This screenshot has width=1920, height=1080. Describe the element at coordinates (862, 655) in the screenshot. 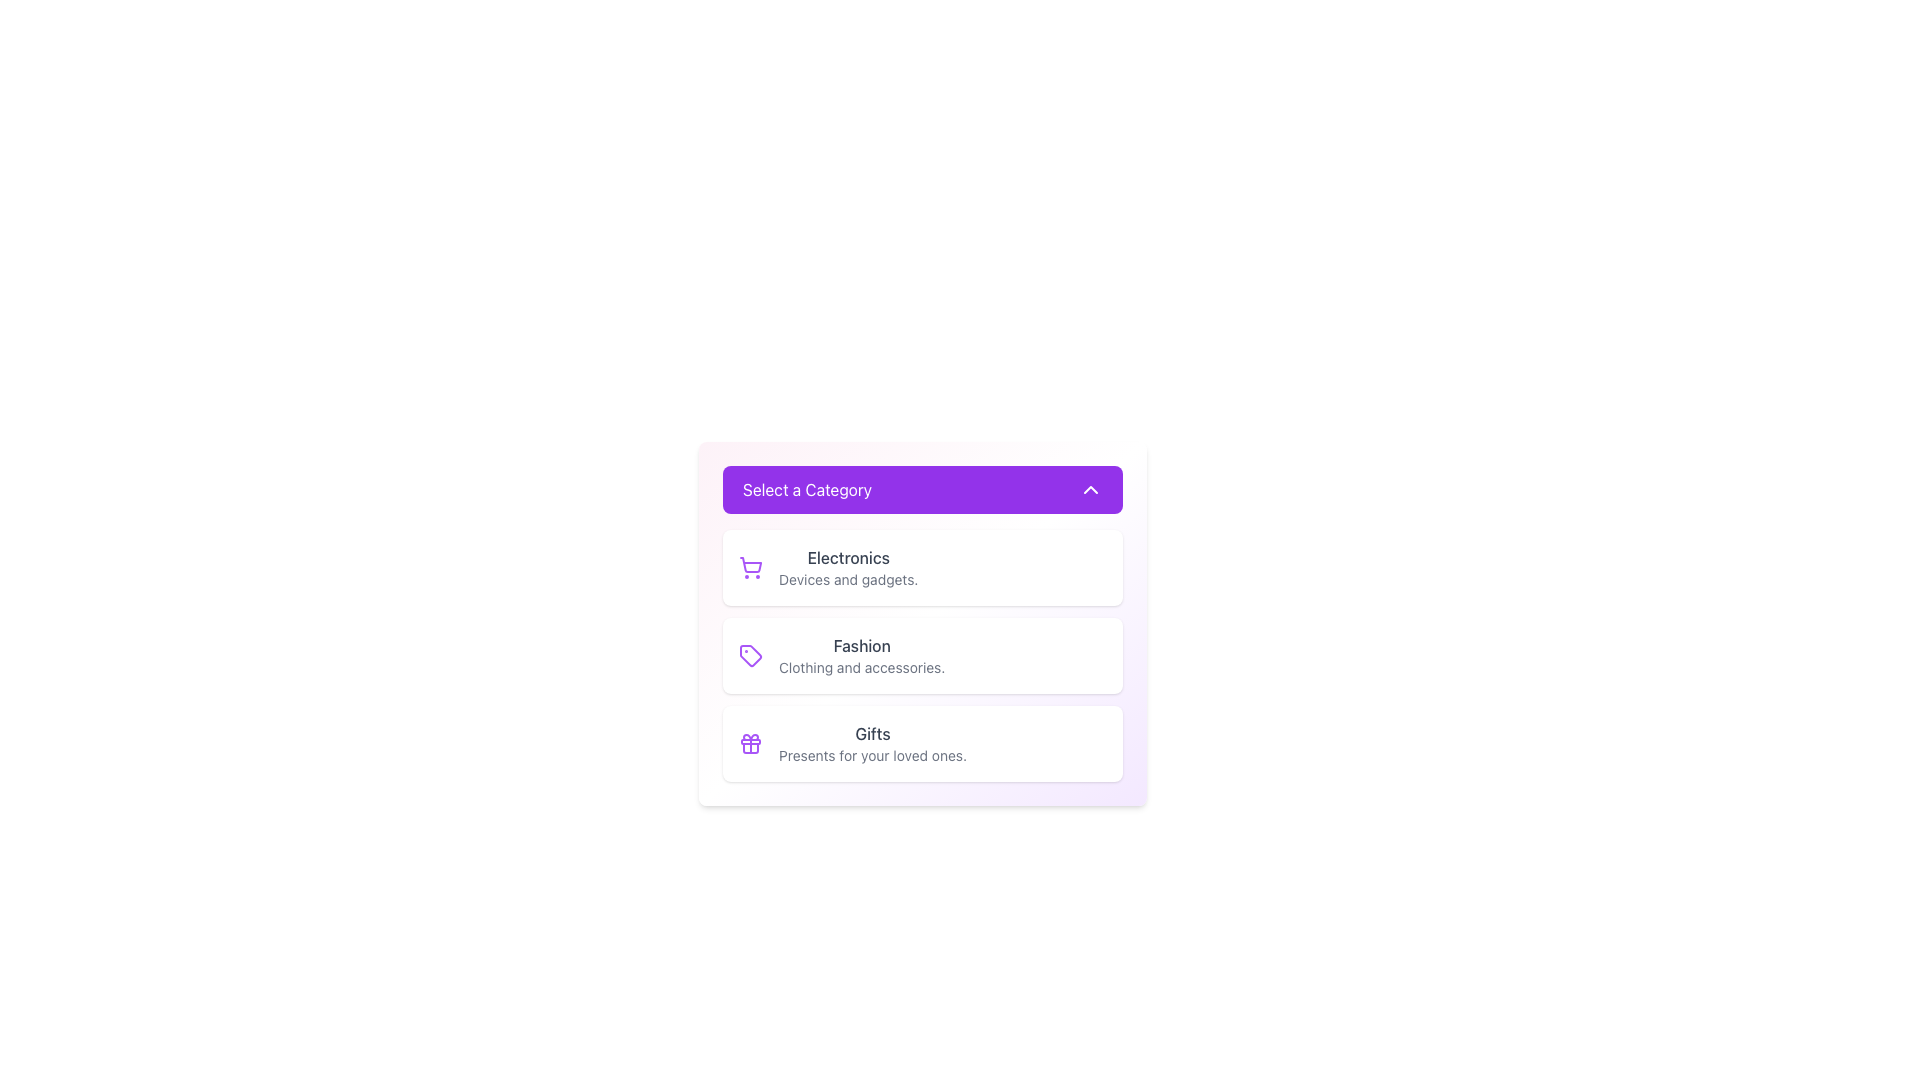

I see `the text content block that displays 'Fashion' in bold and 'Clothing and accessories.' in gray, located between the 'Electronics' and 'Gifts' cards` at that location.